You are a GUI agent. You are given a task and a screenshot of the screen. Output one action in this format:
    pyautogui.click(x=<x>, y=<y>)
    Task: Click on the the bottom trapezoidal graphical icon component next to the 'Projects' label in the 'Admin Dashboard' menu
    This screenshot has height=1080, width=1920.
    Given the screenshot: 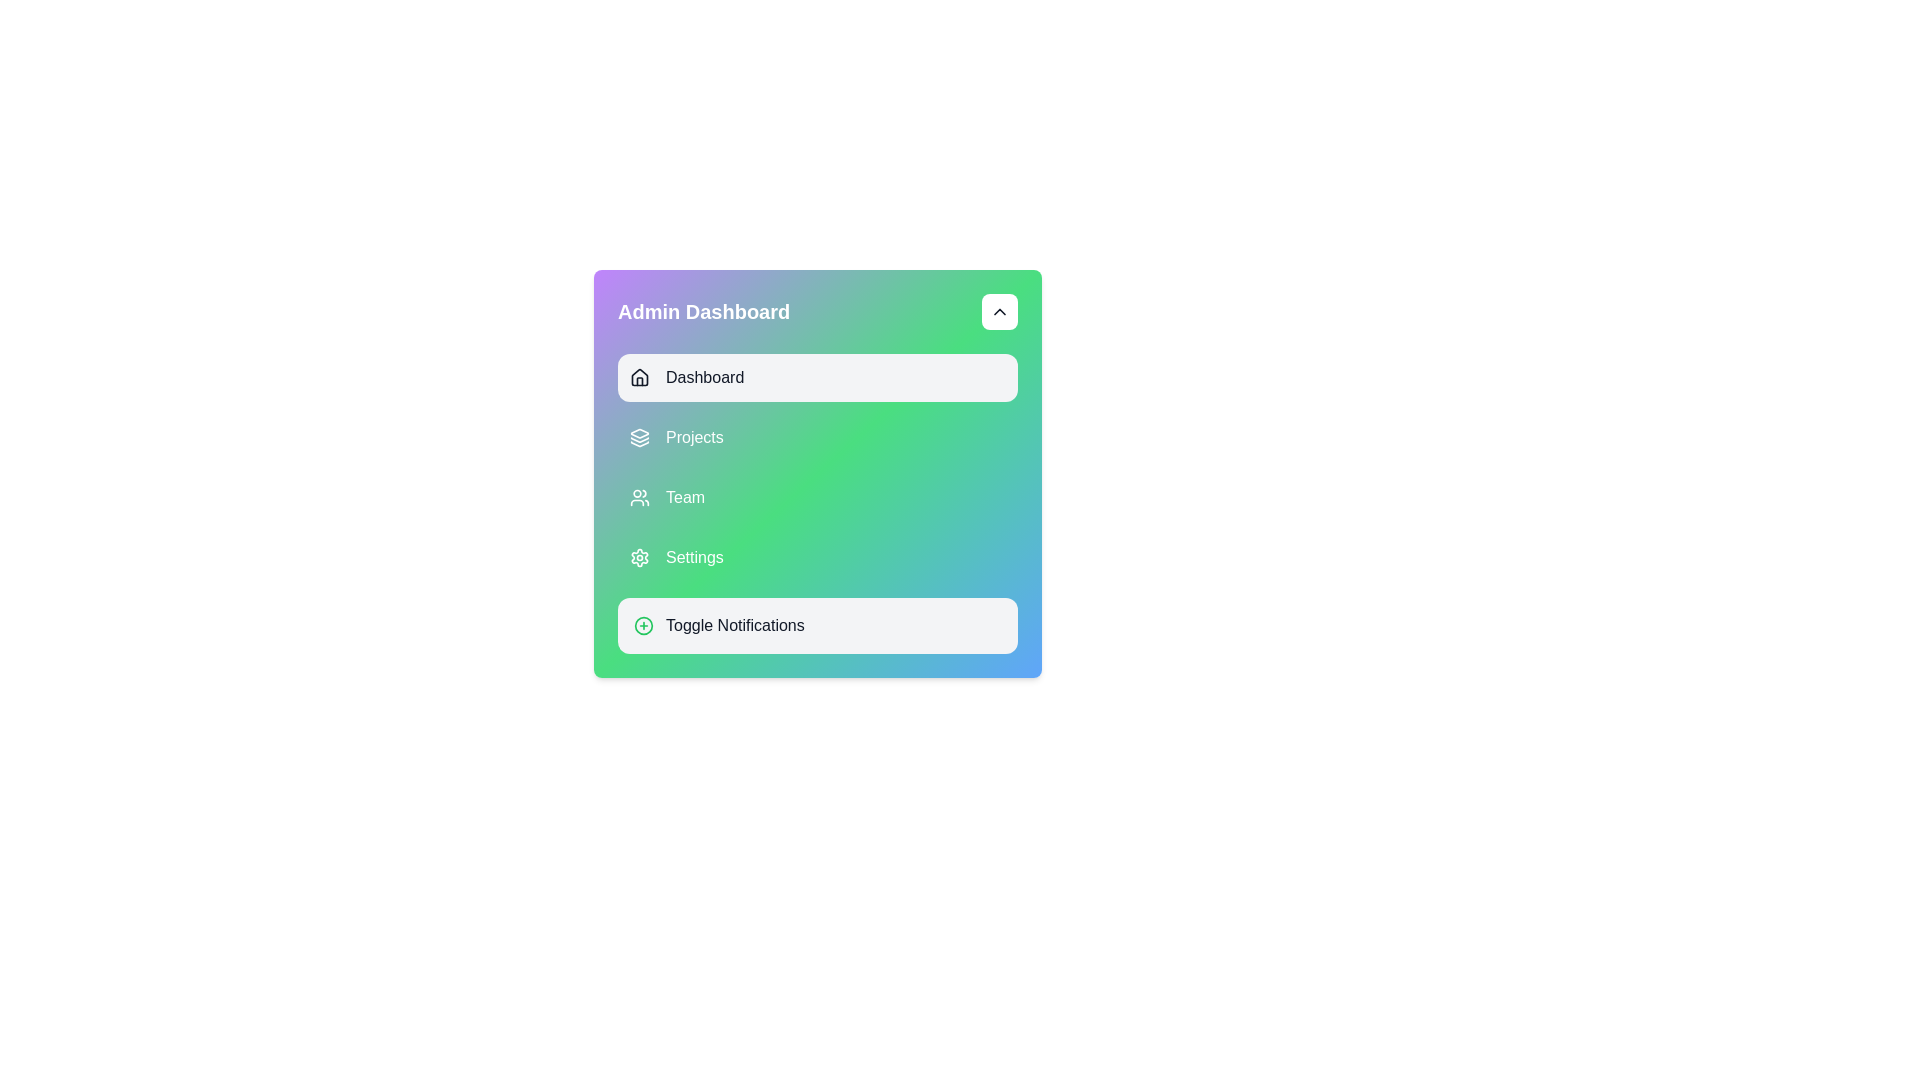 What is the action you would take?
    pyautogui.click(x=638, y=443)
    